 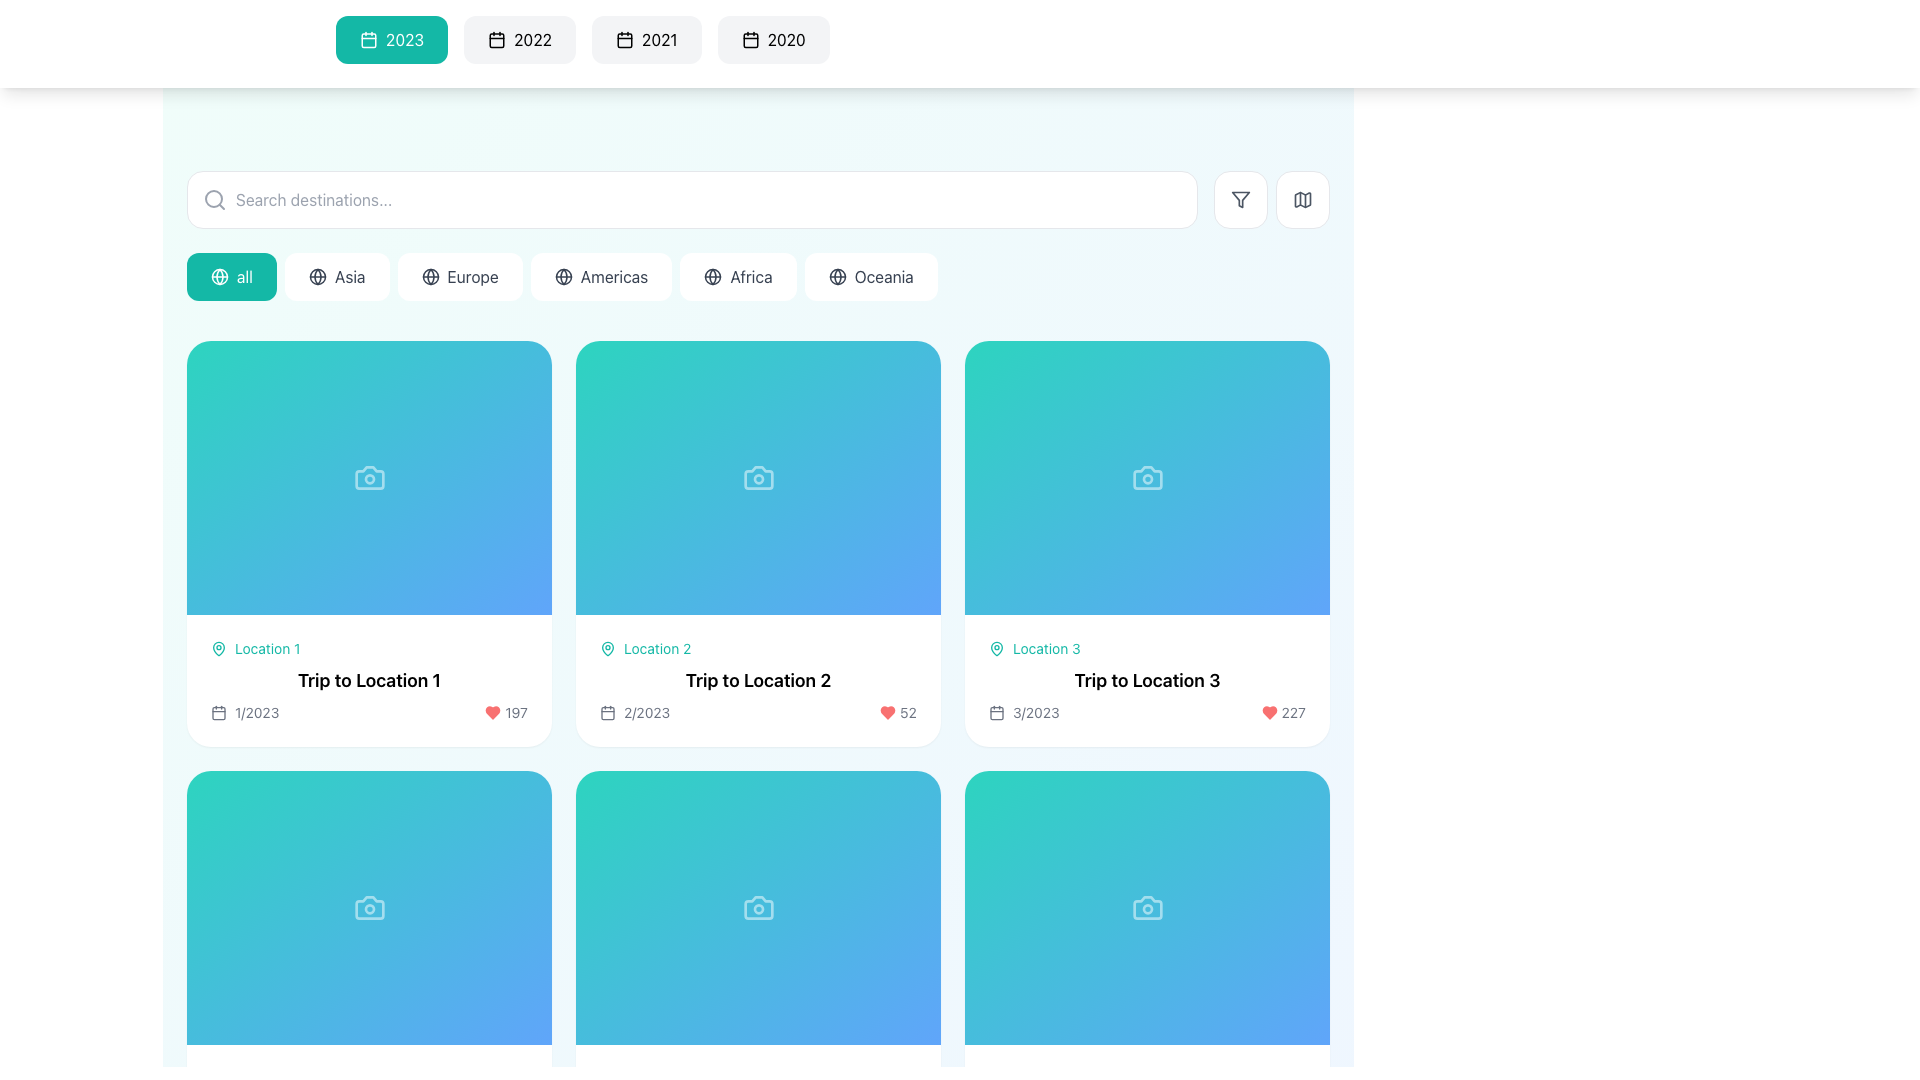 I want to click on the Background panel or preview placeholder with a gradient background and a semi-transparent camera icon located in the fourth card of the second row, so click(x=369, y=907).